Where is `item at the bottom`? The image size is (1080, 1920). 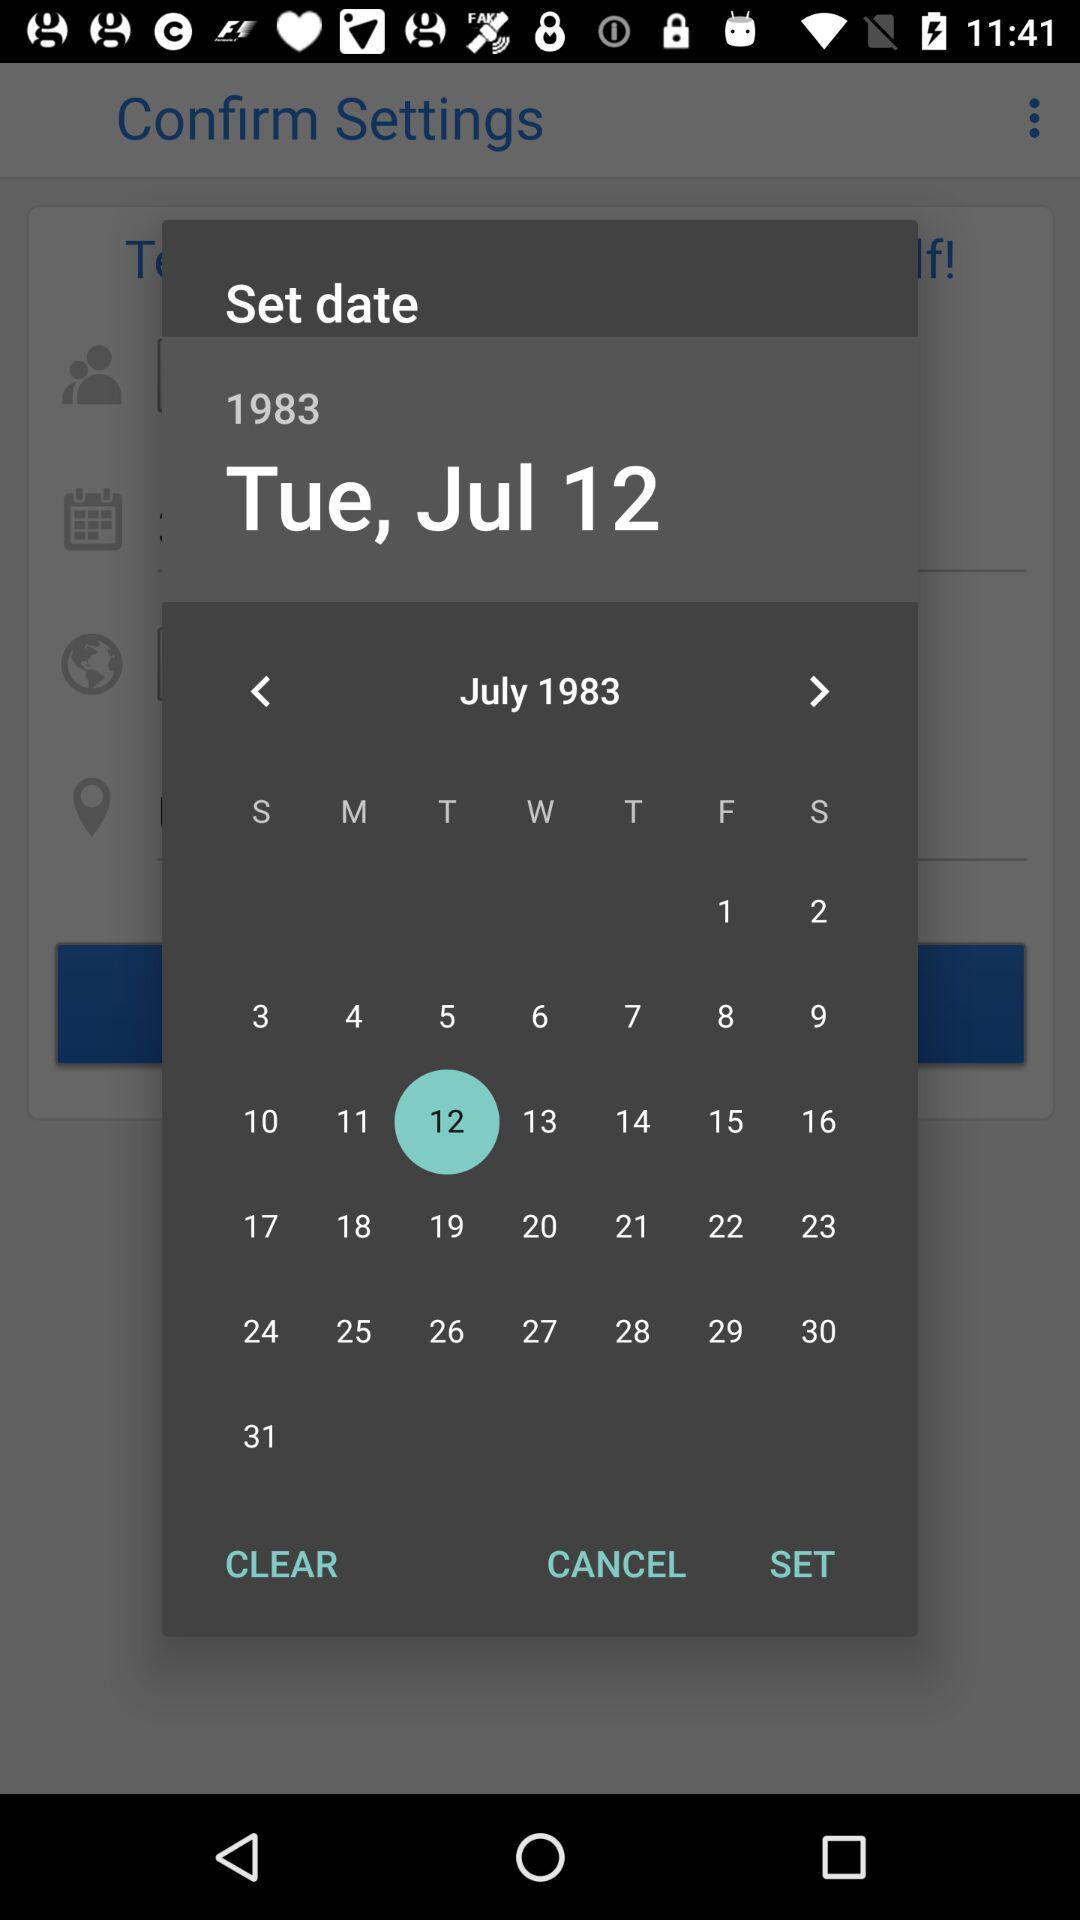 item at the bottom is located at coordinates (615, 1562).